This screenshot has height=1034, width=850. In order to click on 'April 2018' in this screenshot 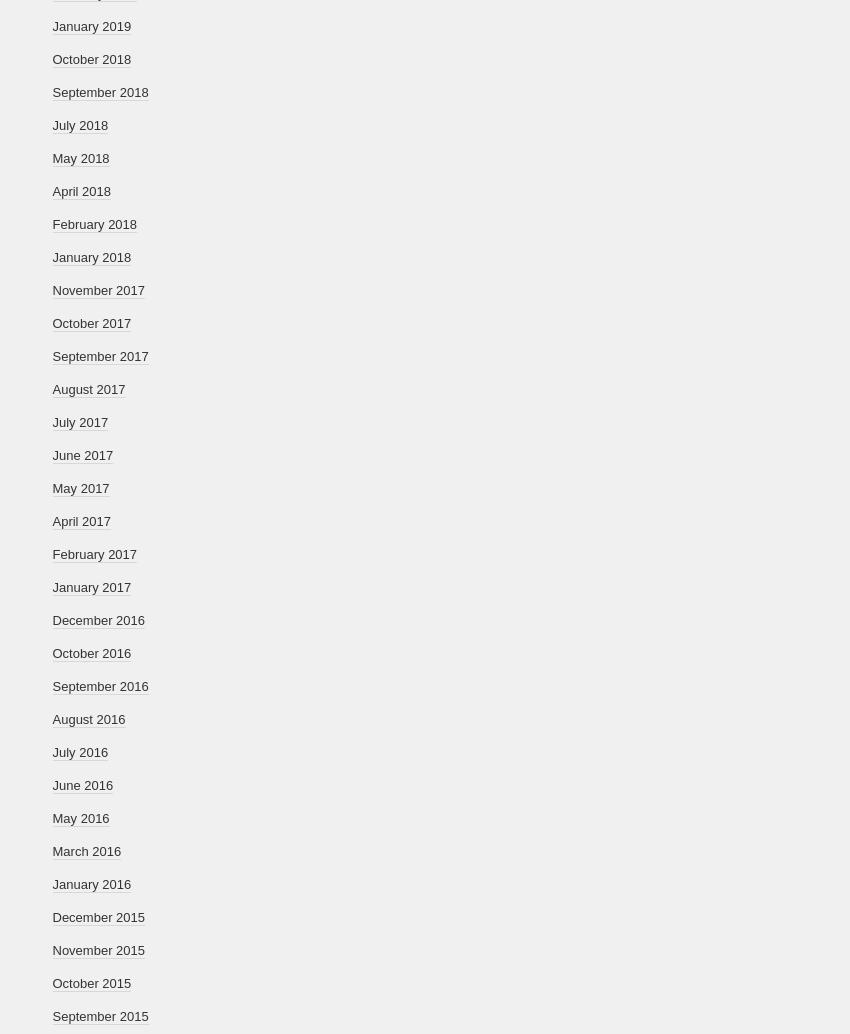, I will do `click(81, 191)`.